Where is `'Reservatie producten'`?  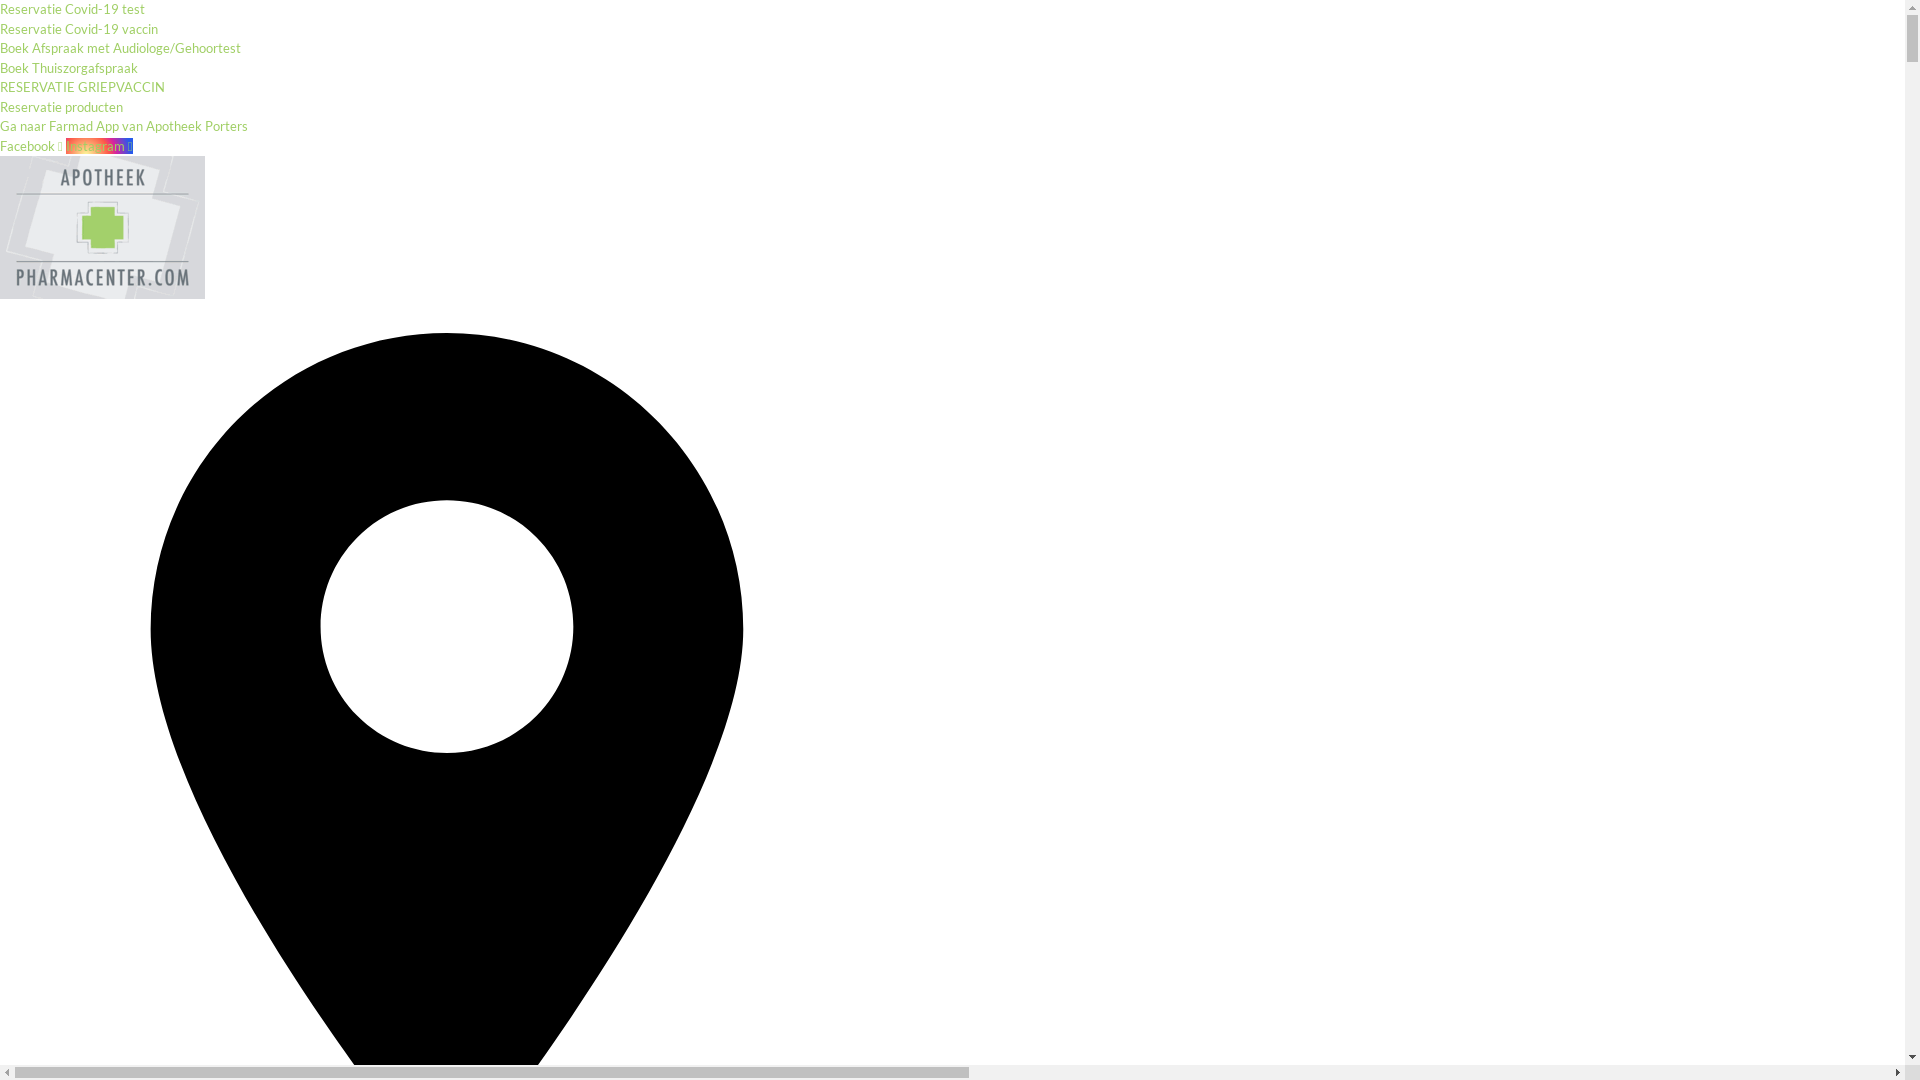 'Reservatie producten' is located at coordinates (61, 105).